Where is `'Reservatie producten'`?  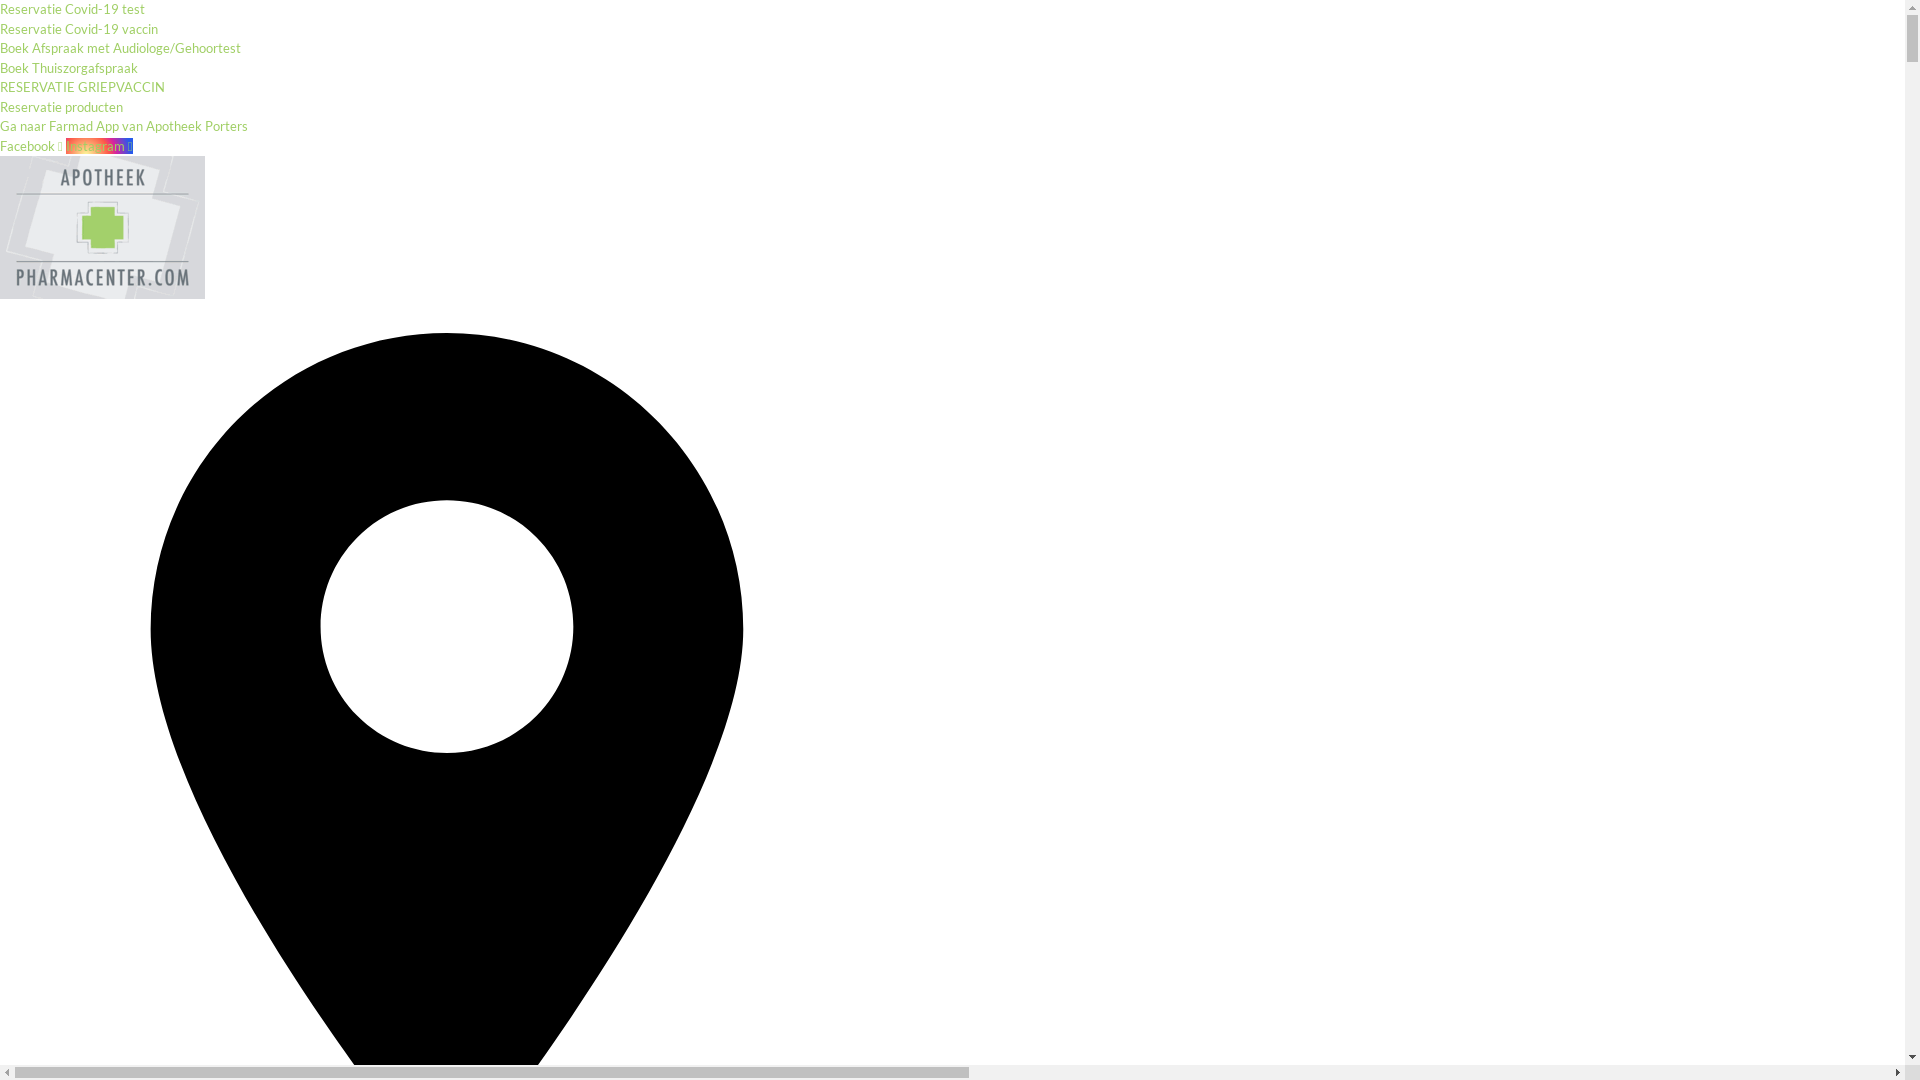 'Reservatie producten' is located at coordinates (61, 105).